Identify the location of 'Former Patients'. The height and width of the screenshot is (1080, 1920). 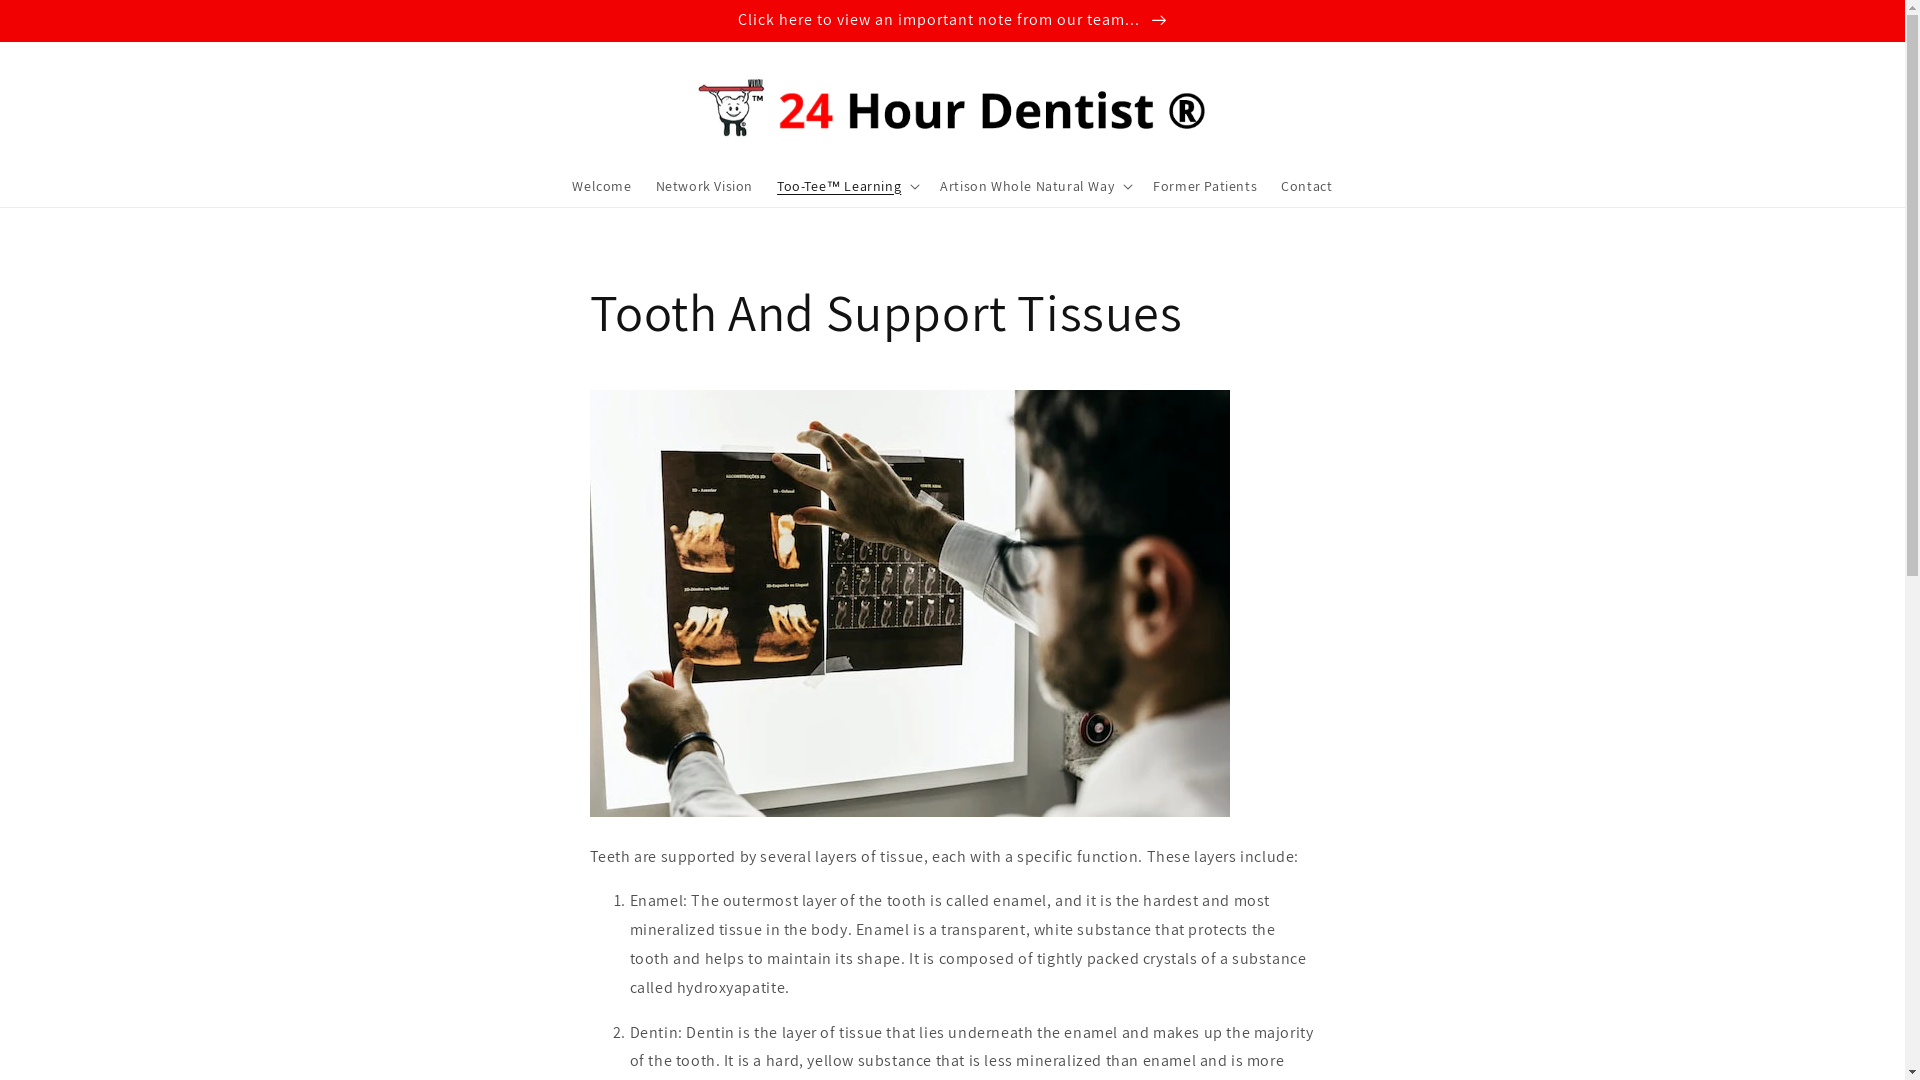
(1141, 185).